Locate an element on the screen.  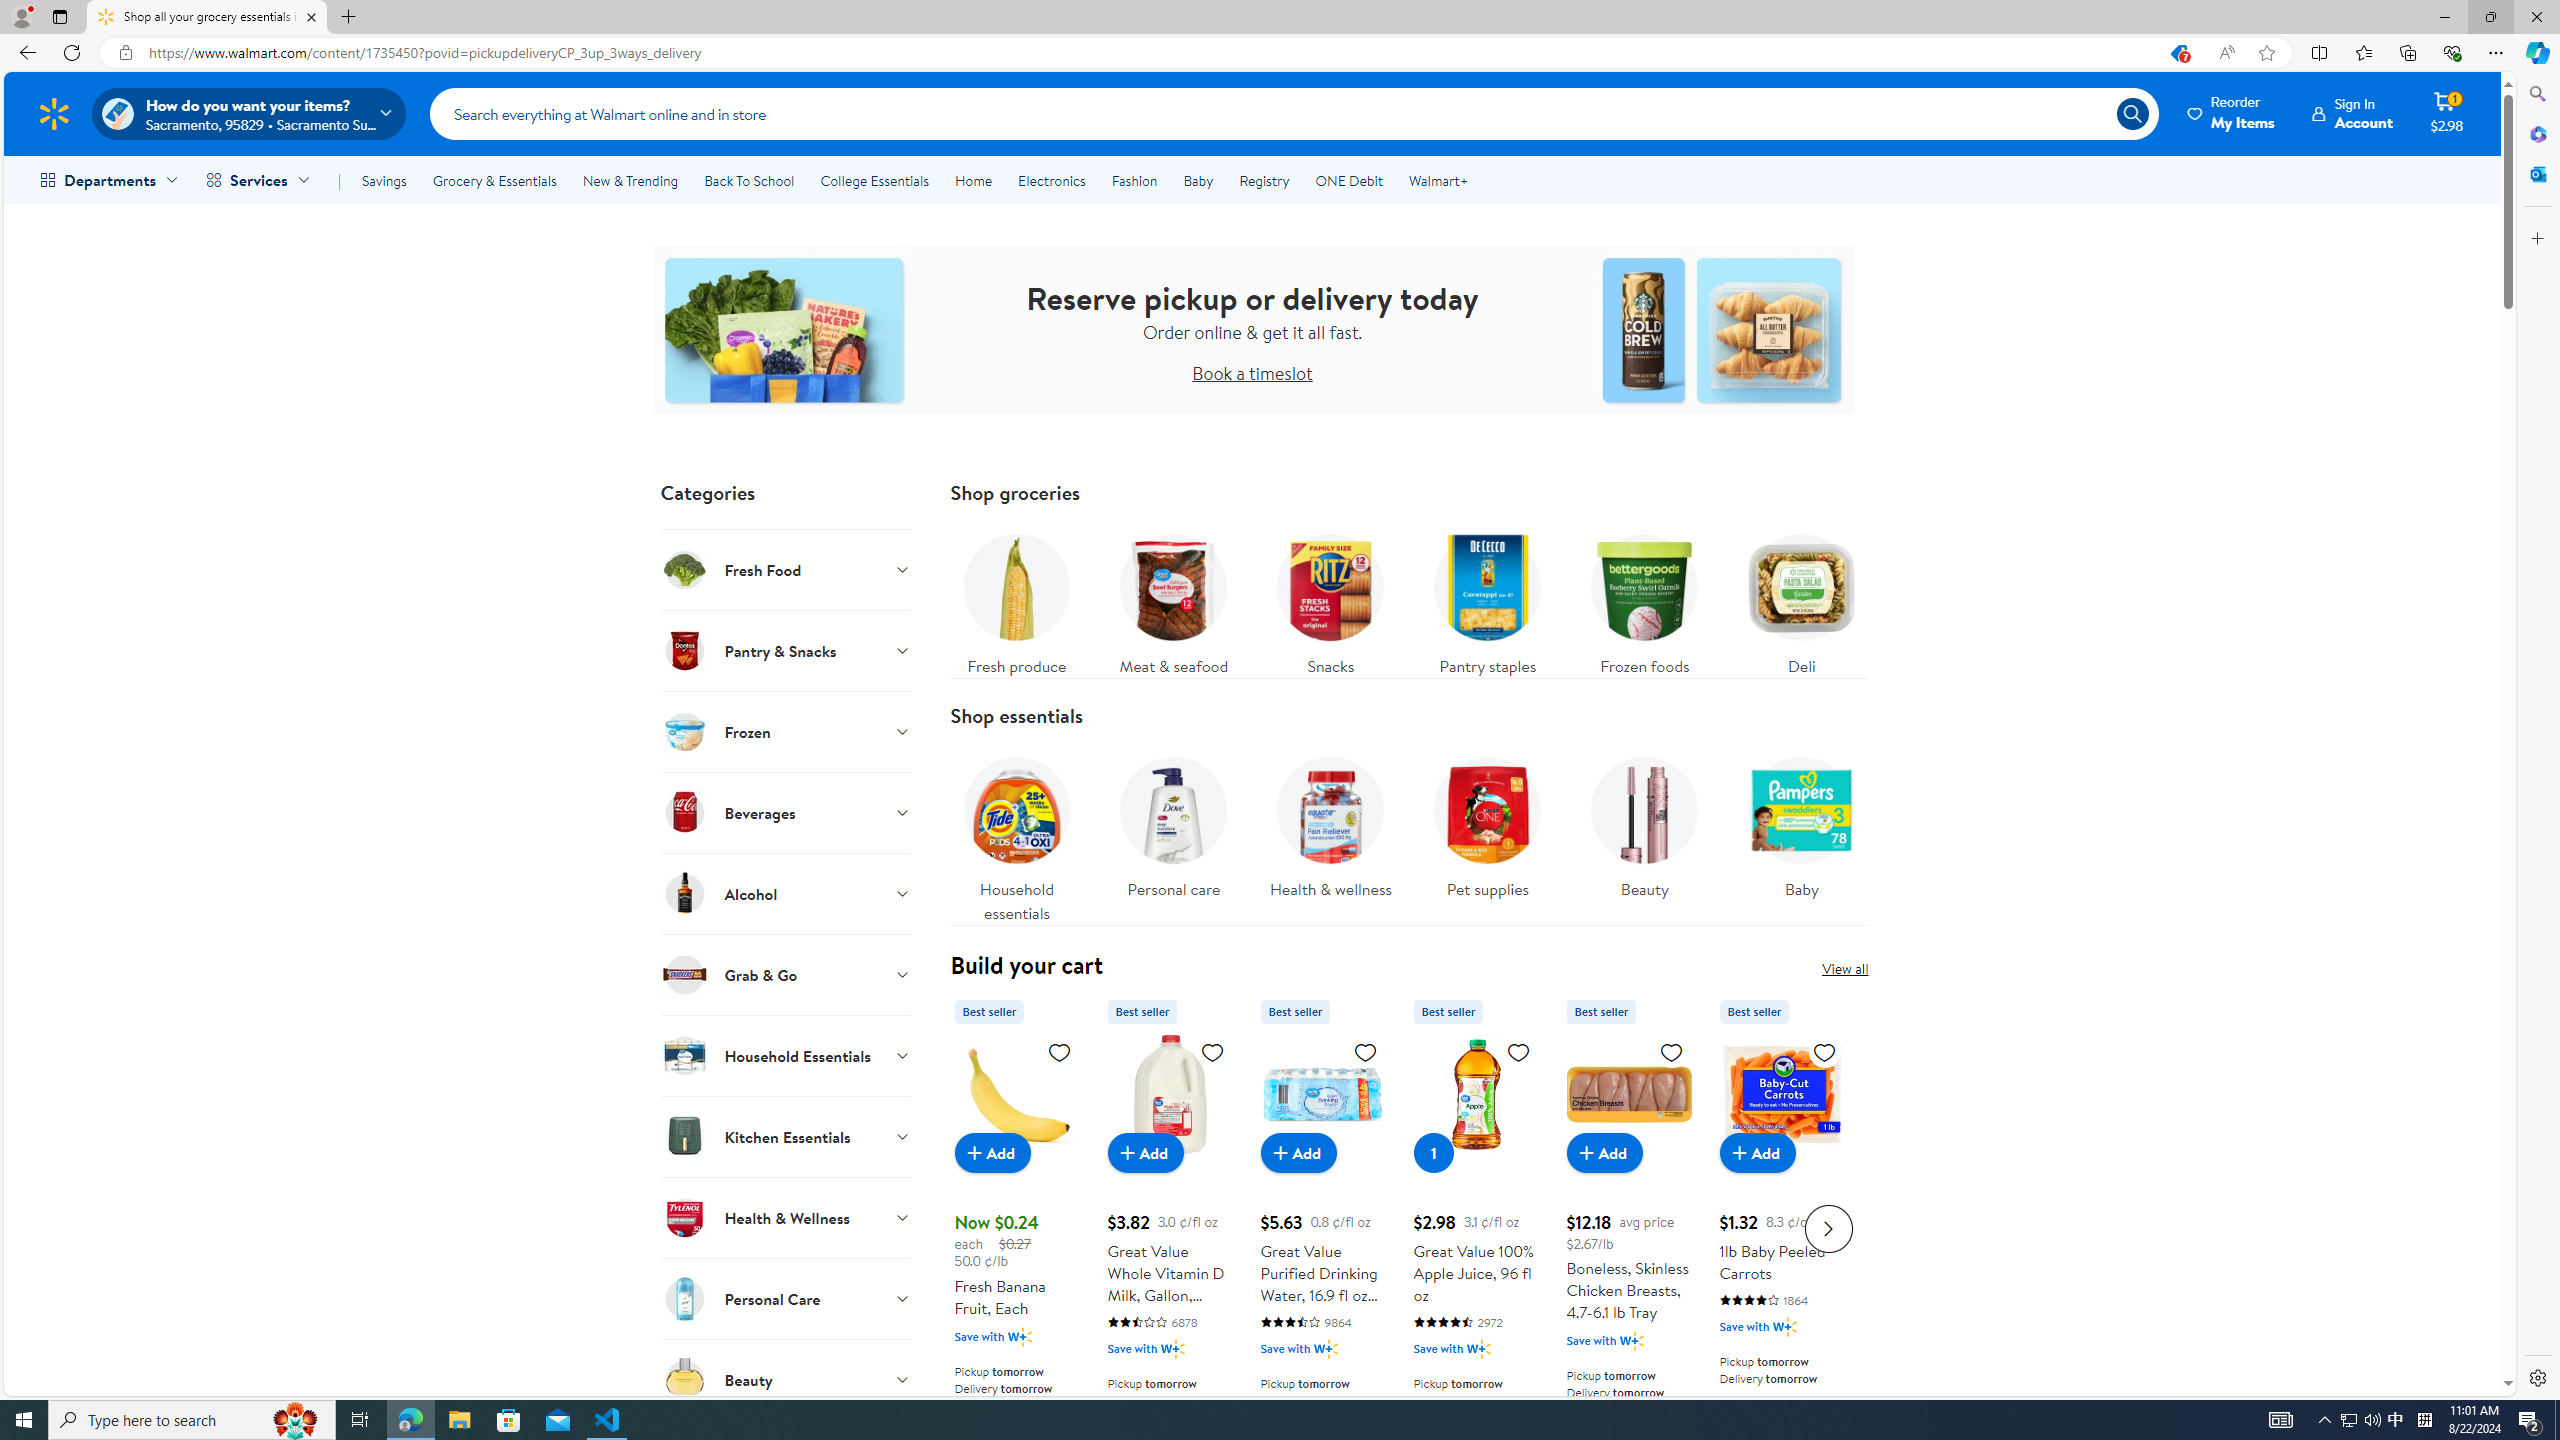
'Kitchen Essentials' is located at coordinates (784, 1135).